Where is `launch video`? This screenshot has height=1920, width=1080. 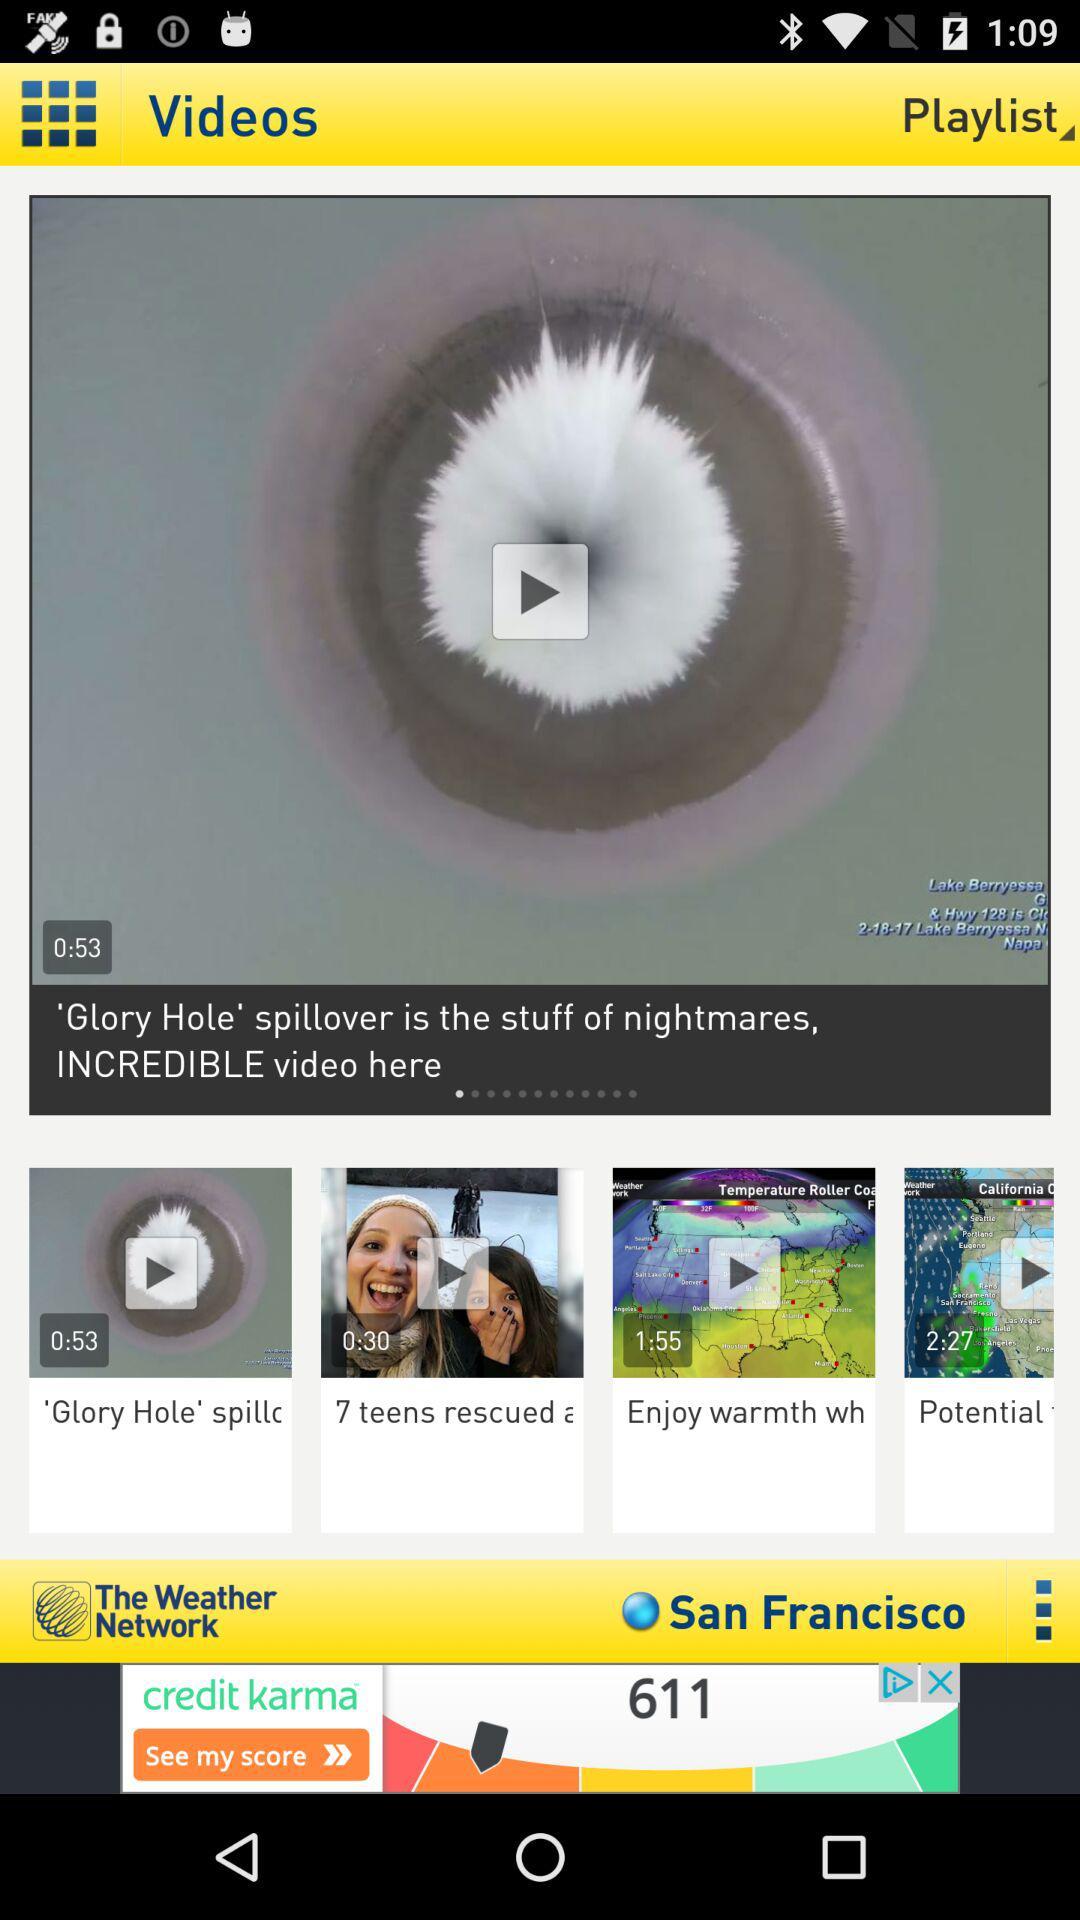 launch video is located at coordinates (992, 1271).